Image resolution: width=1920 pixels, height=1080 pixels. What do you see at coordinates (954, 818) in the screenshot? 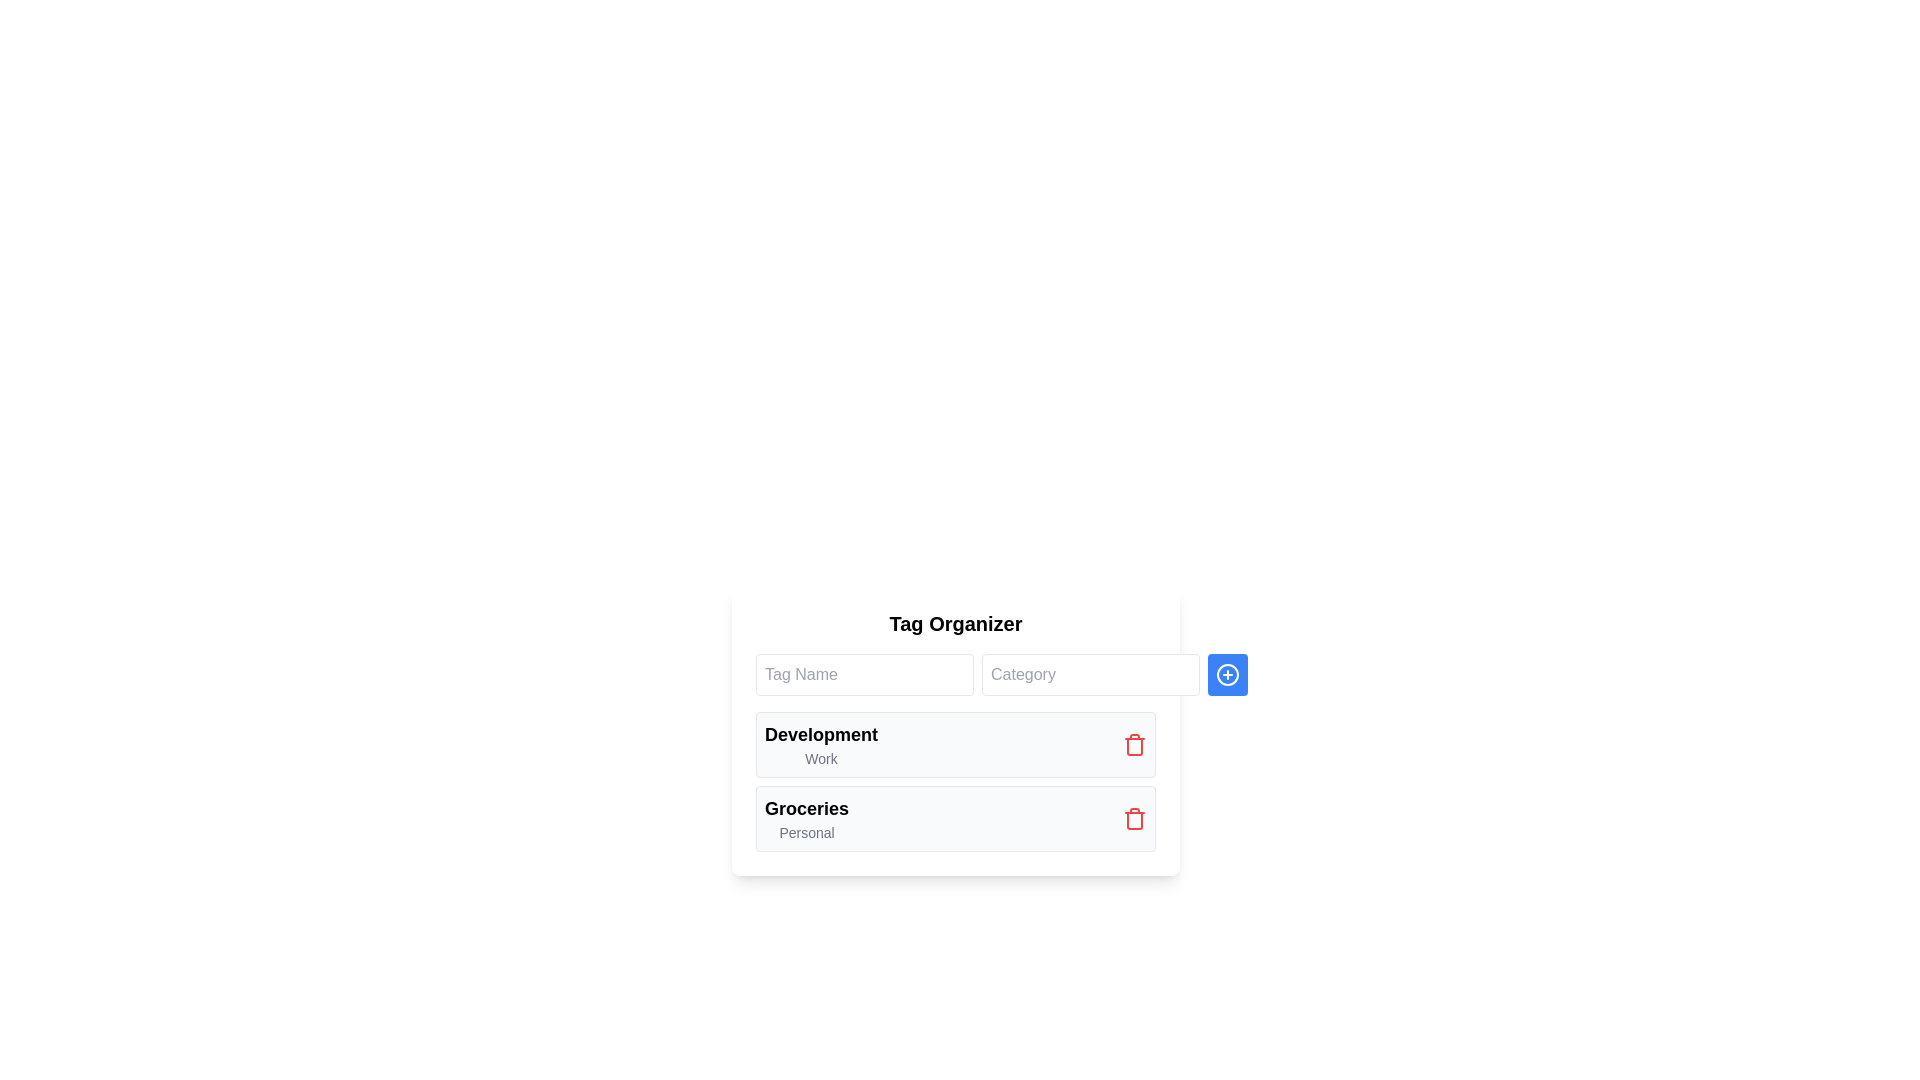
I see `labels of the categorized list item labeled 'Groceries' with a red trash icon, positioned centrally below the 'Development' section` at bounding box center [954, 818].